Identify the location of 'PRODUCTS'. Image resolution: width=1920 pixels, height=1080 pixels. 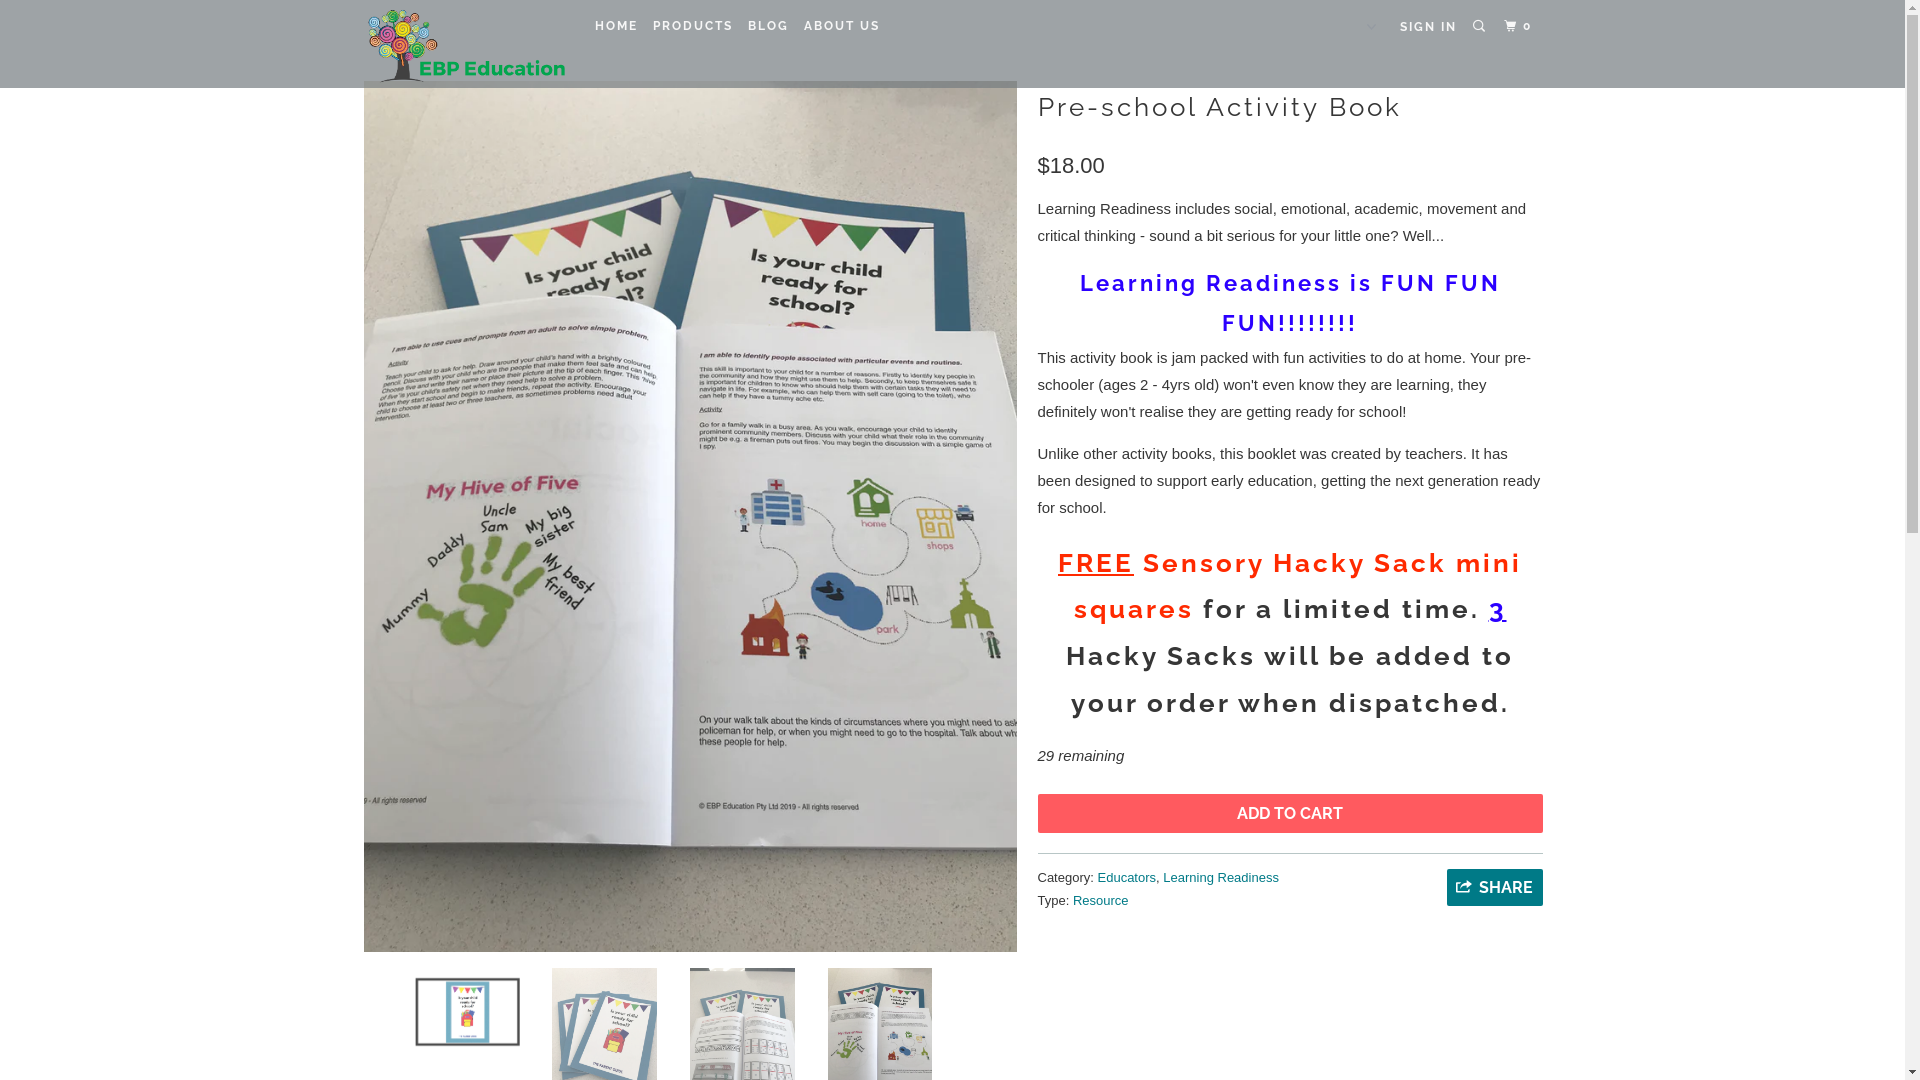
(692, 26).